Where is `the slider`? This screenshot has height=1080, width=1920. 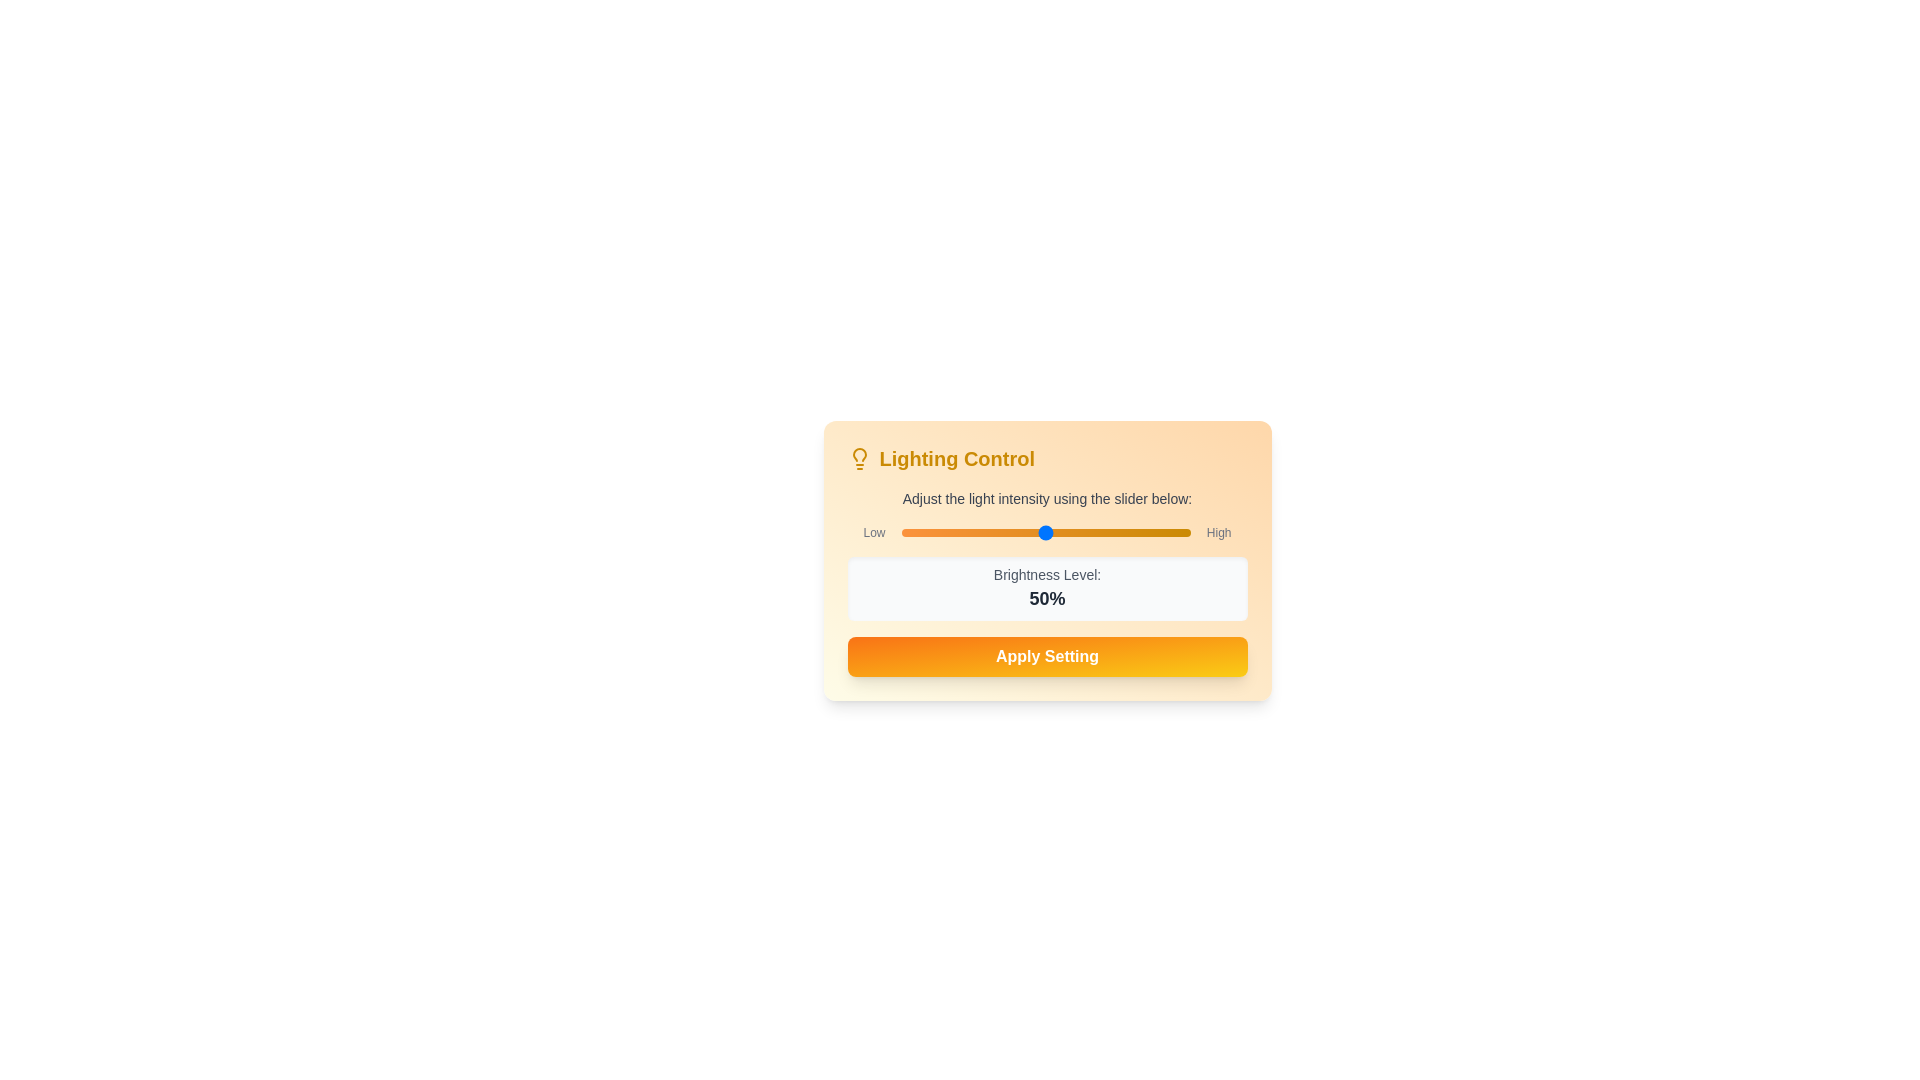
the slider is located at coordinates (1040, 531).